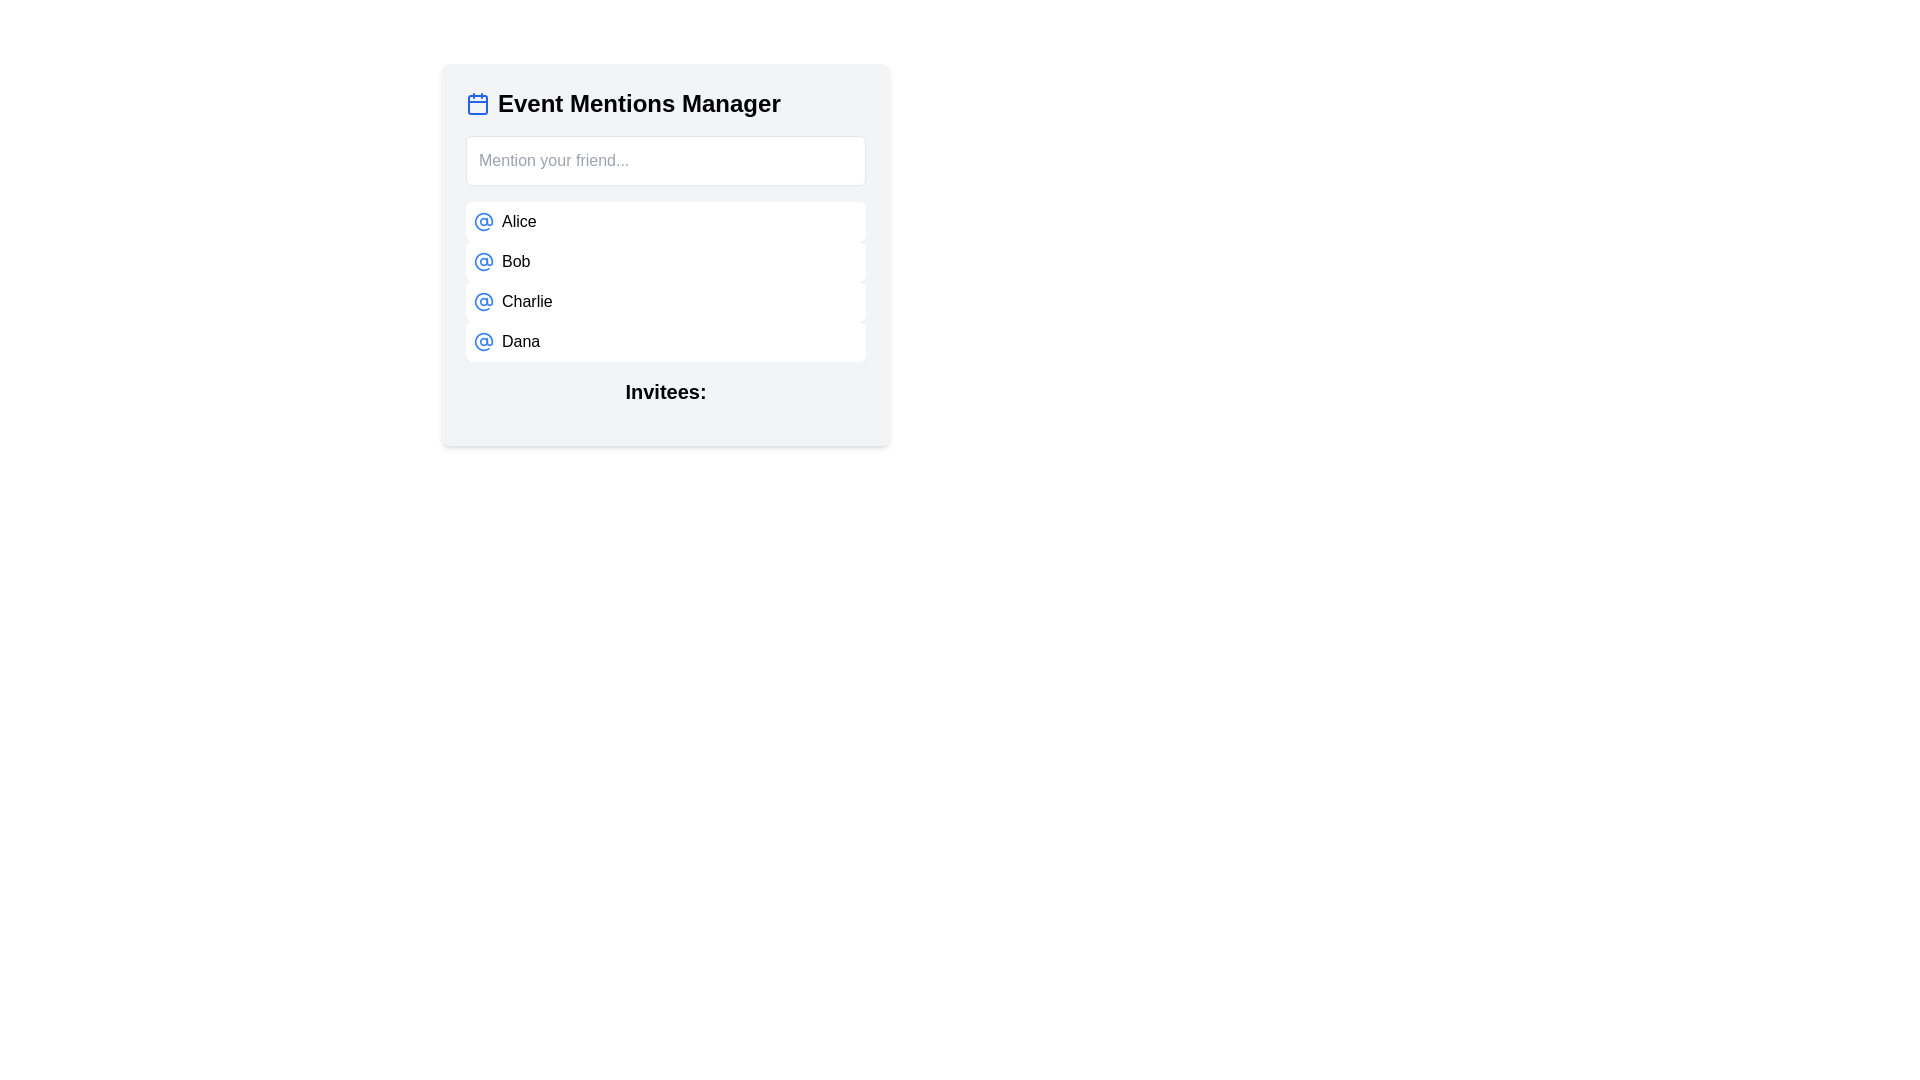  What do you see at coordinates (484, 261) in the screenshot?
I see `the blue '@' icon located to the left of the text 'Bob' in the second row of the list under 'Event Mentions Manager'` at bounding box center [484, 261].